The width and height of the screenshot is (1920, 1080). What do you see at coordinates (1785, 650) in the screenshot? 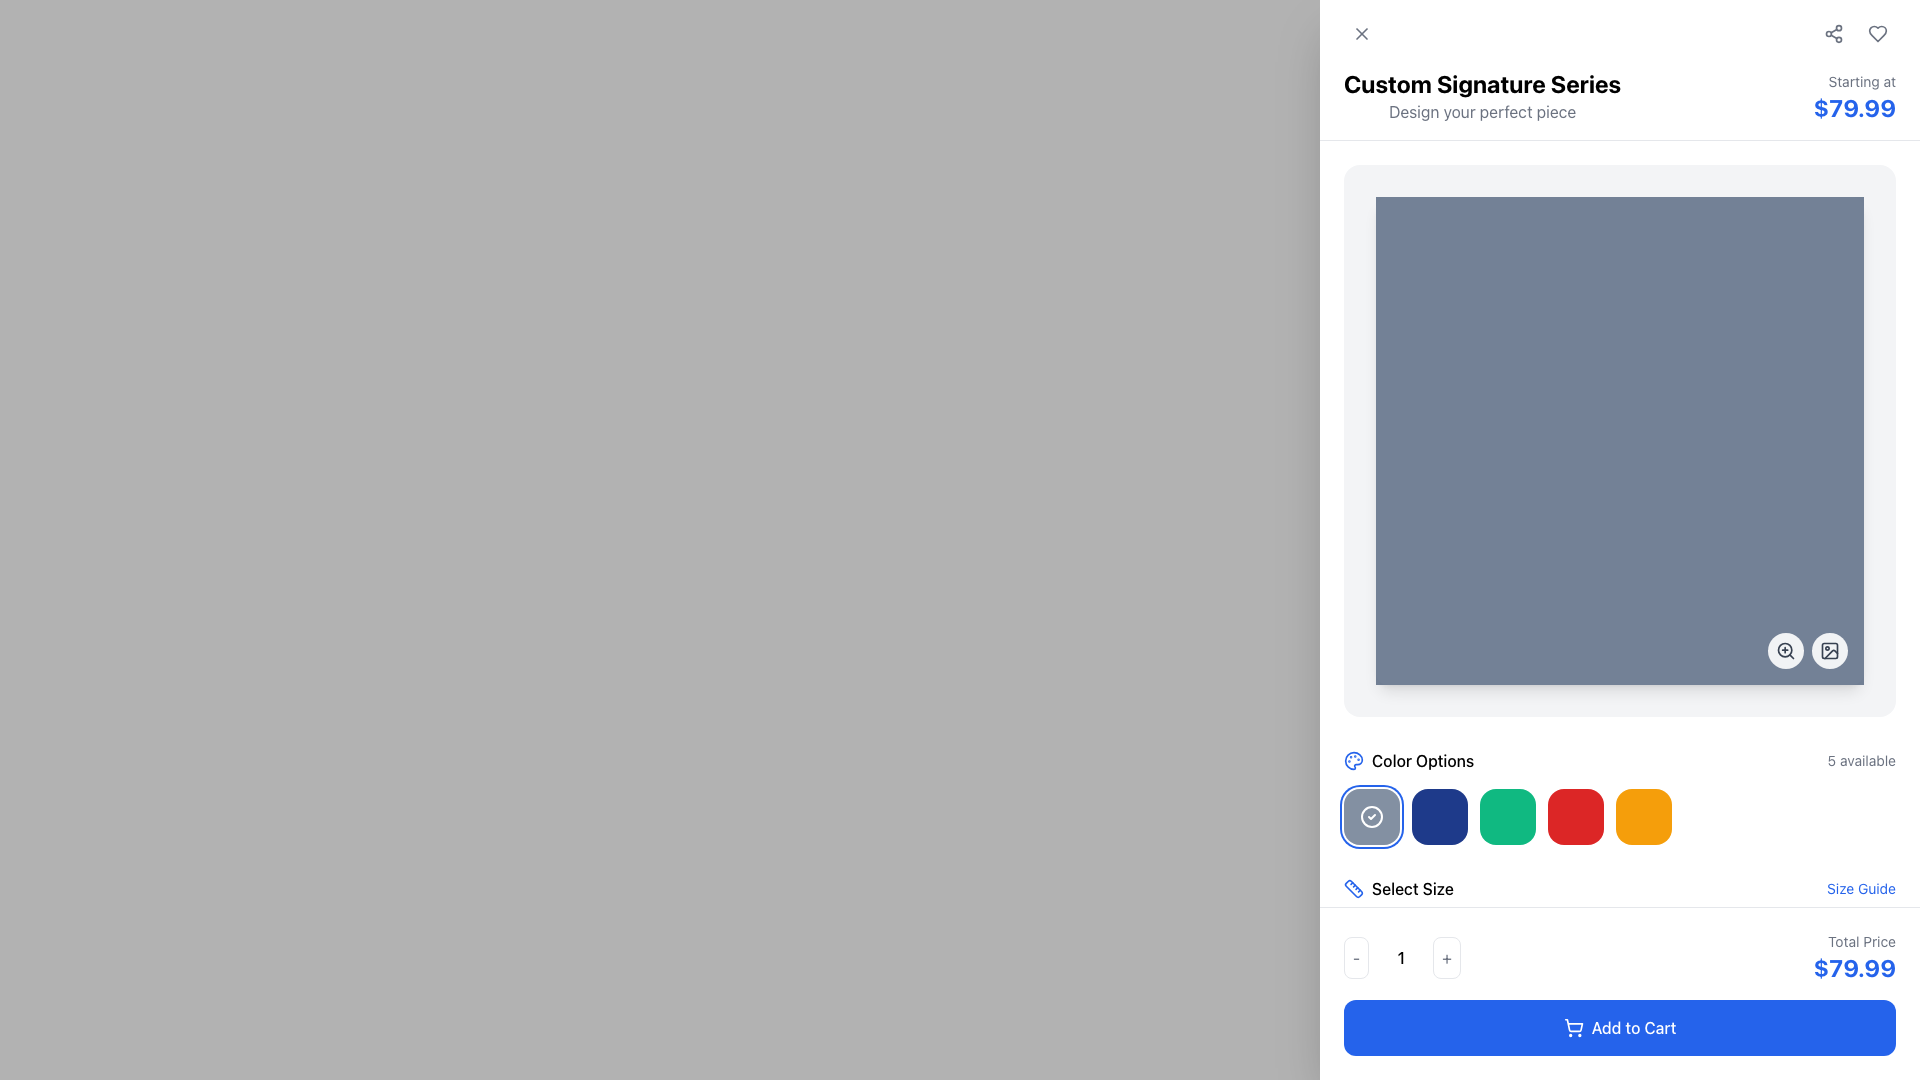
I see `the SVG circle at the bottom-right corner of the main interactive area, which represents the 'zoom-in' functionality` at bounding box center [1785, 650].